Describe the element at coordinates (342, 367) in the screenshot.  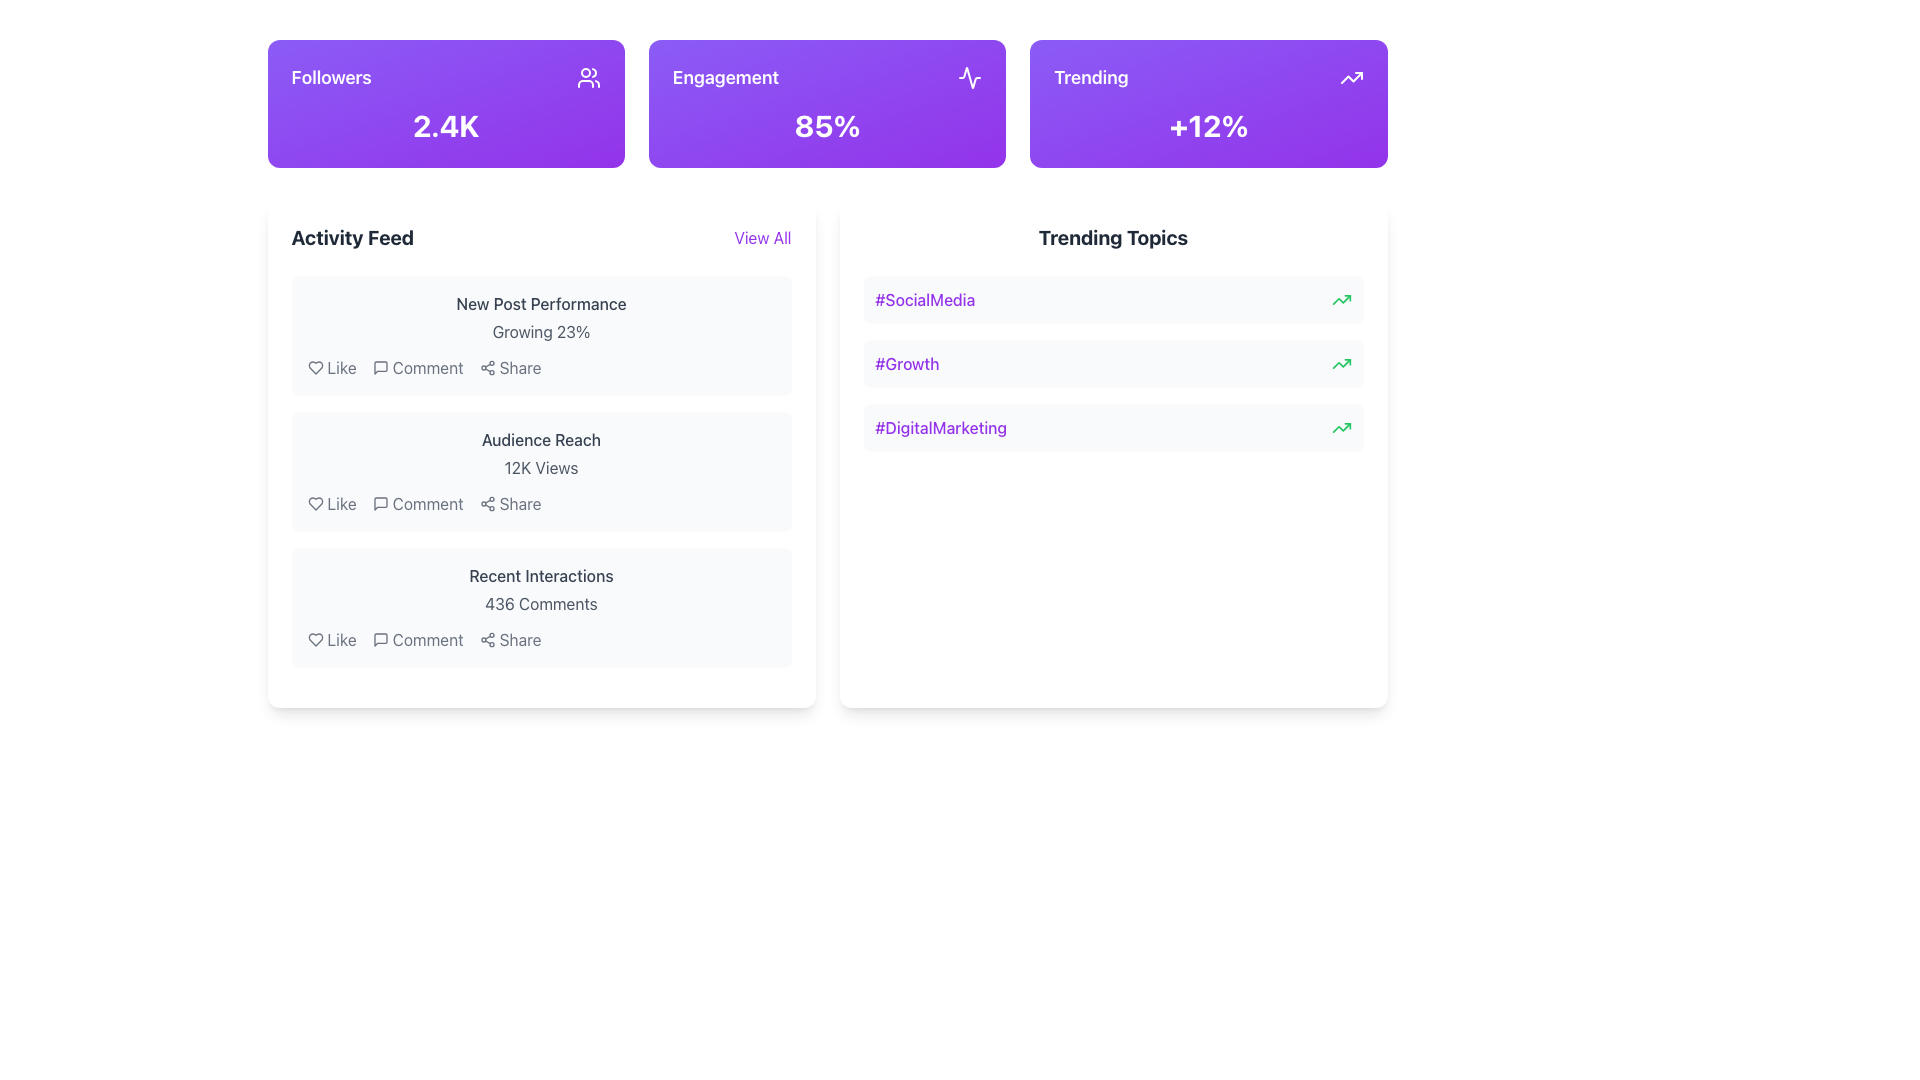
I see `the like button or label located in the first activity item under the 'Activity Feed' section, positioned after the heart icon in the interactive group with 'Comment' and 'Share' options` at that location.